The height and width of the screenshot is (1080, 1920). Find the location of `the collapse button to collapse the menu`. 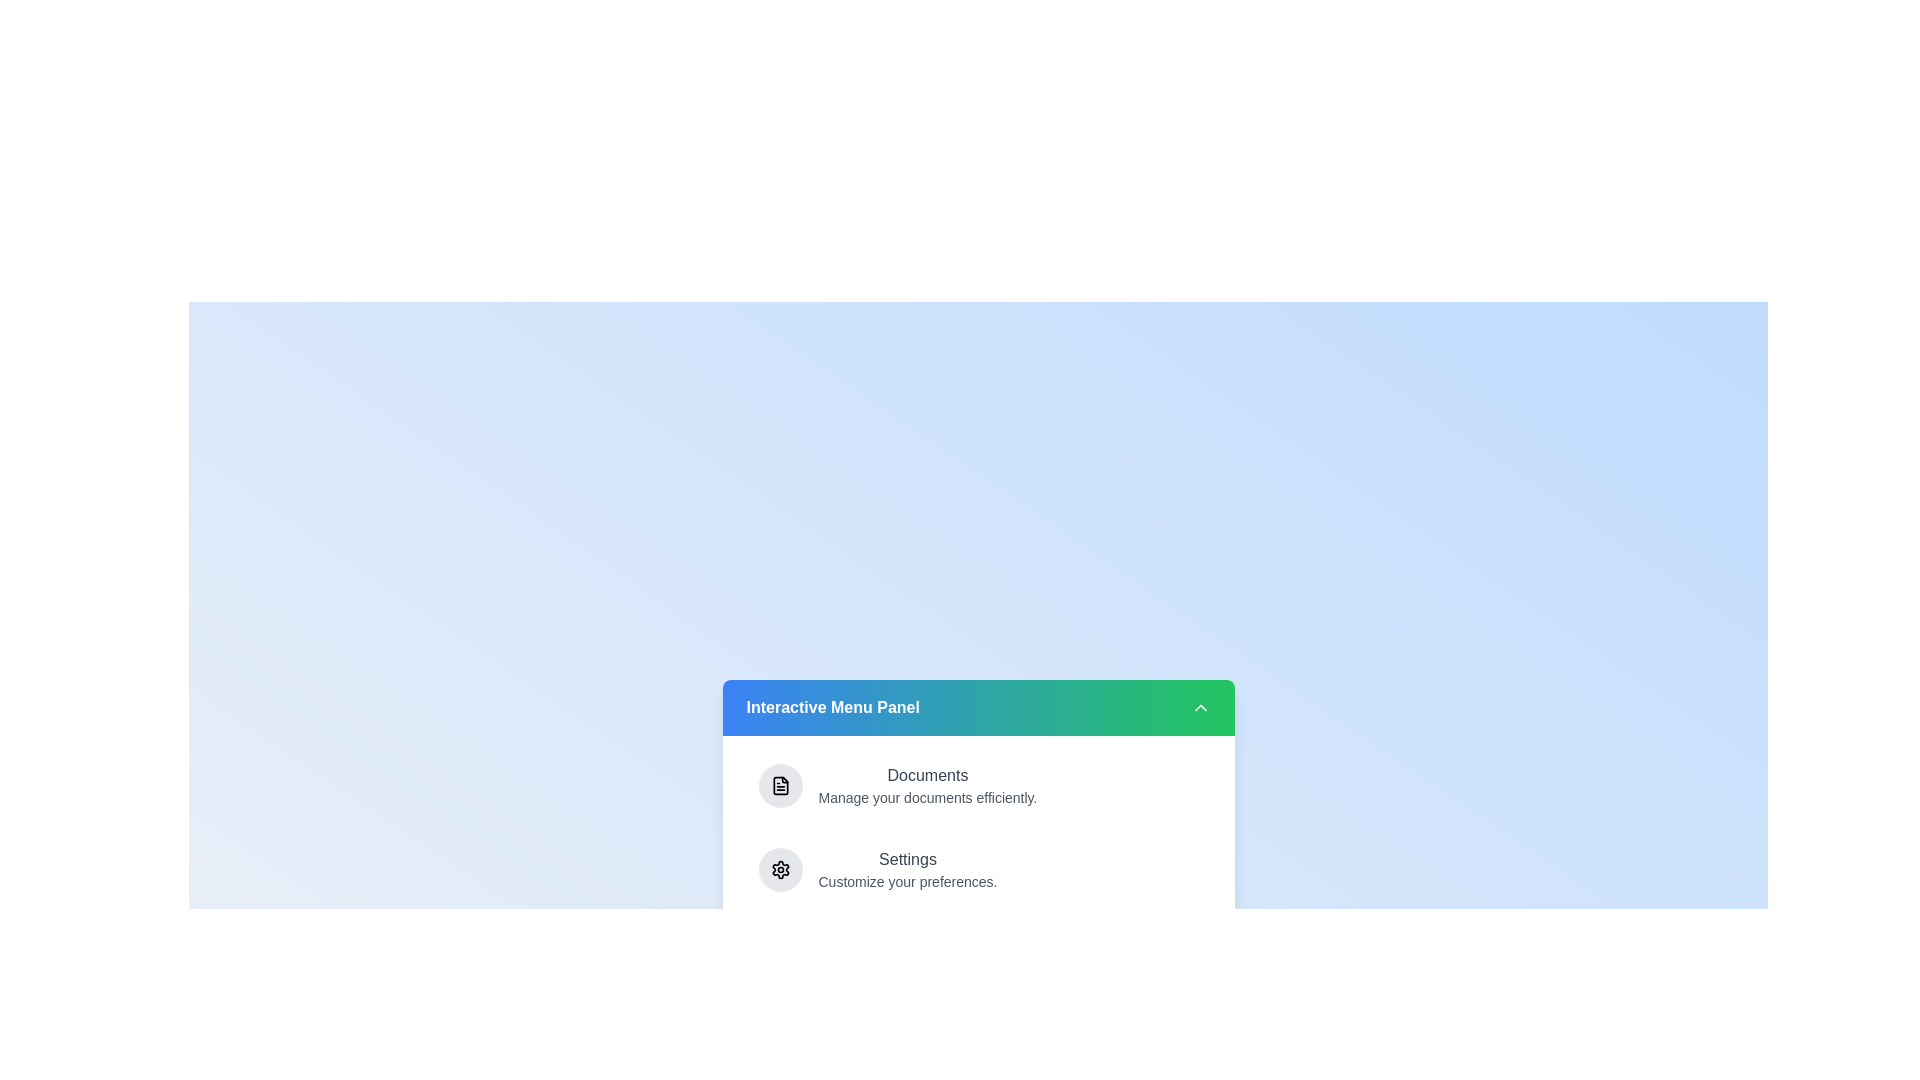

the collapse button to collapse the menu is located at coordinates (1200, 707).